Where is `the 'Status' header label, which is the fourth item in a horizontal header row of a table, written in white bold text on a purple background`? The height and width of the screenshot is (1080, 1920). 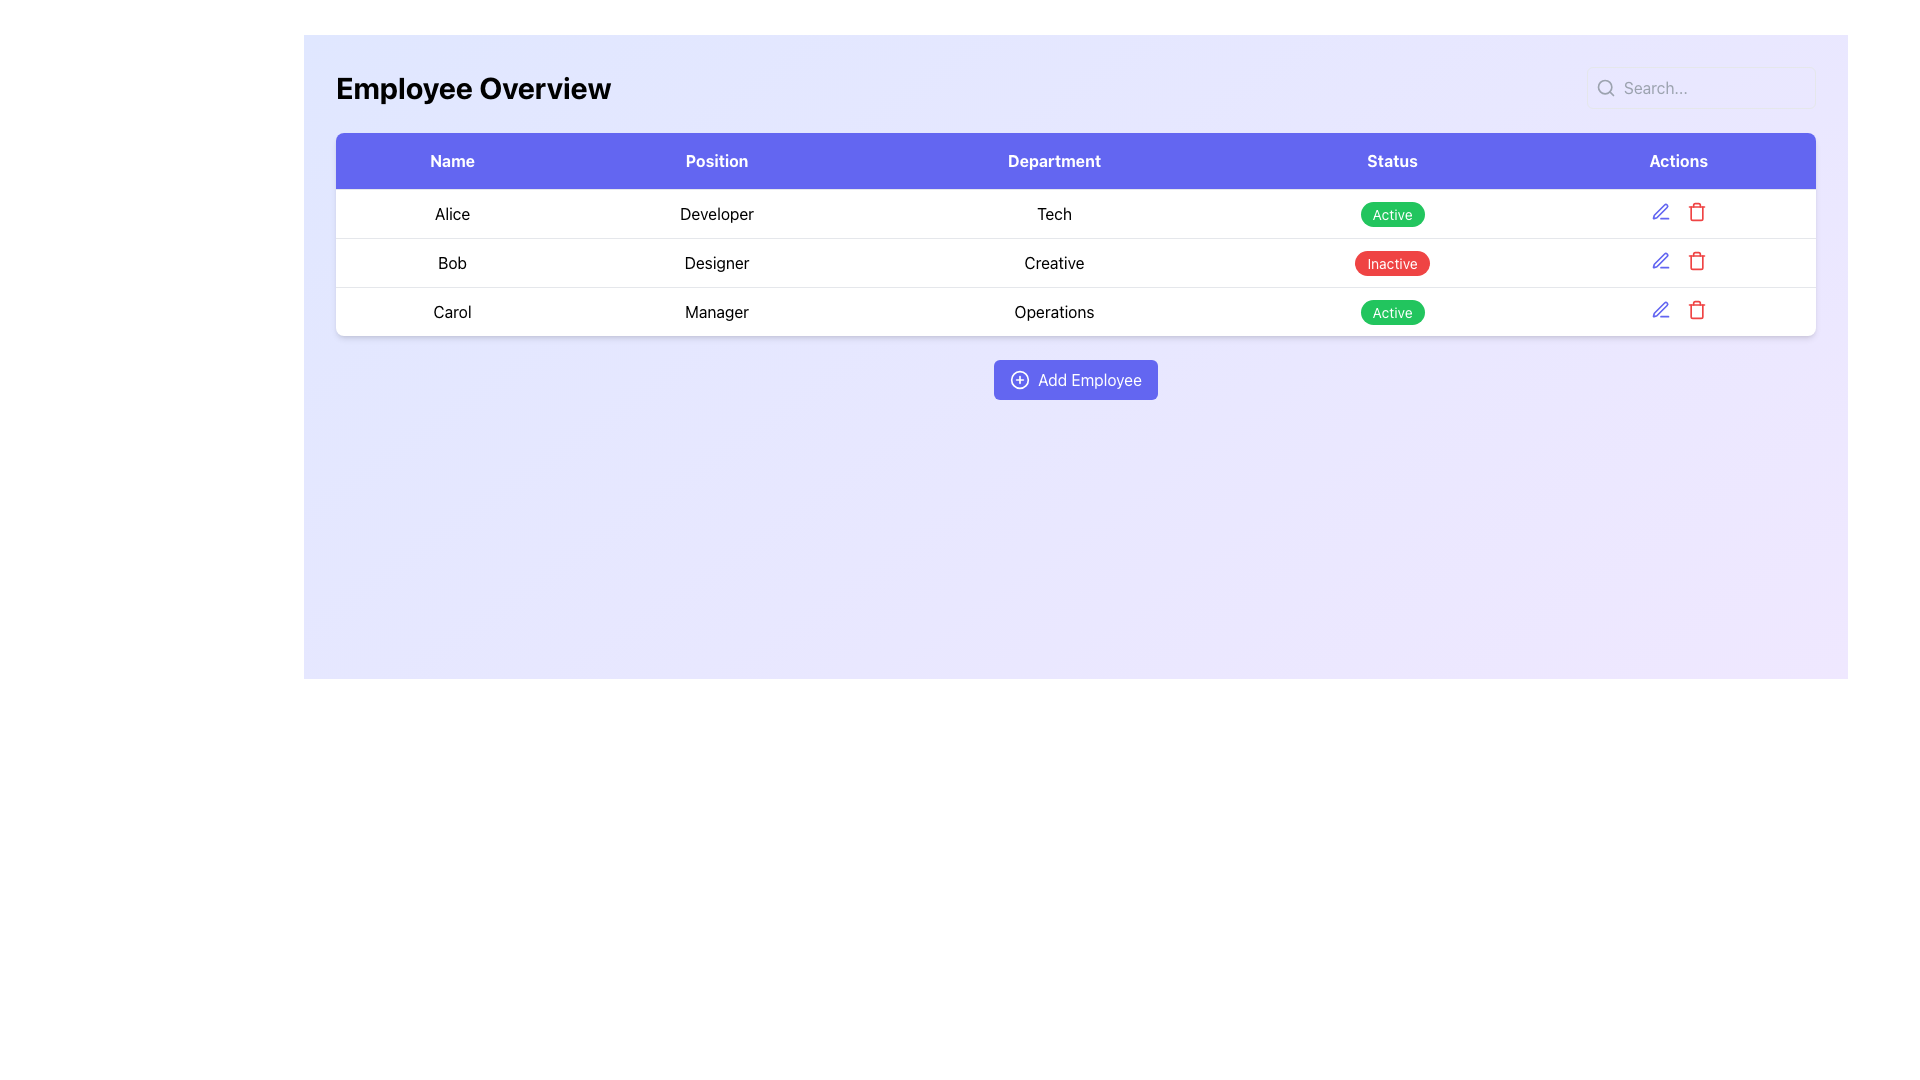 the 'Status' header label, which is the fourth item in a horizontal header row of a table, written in white bold text on a purple background is located at coordinates (1391, 160).